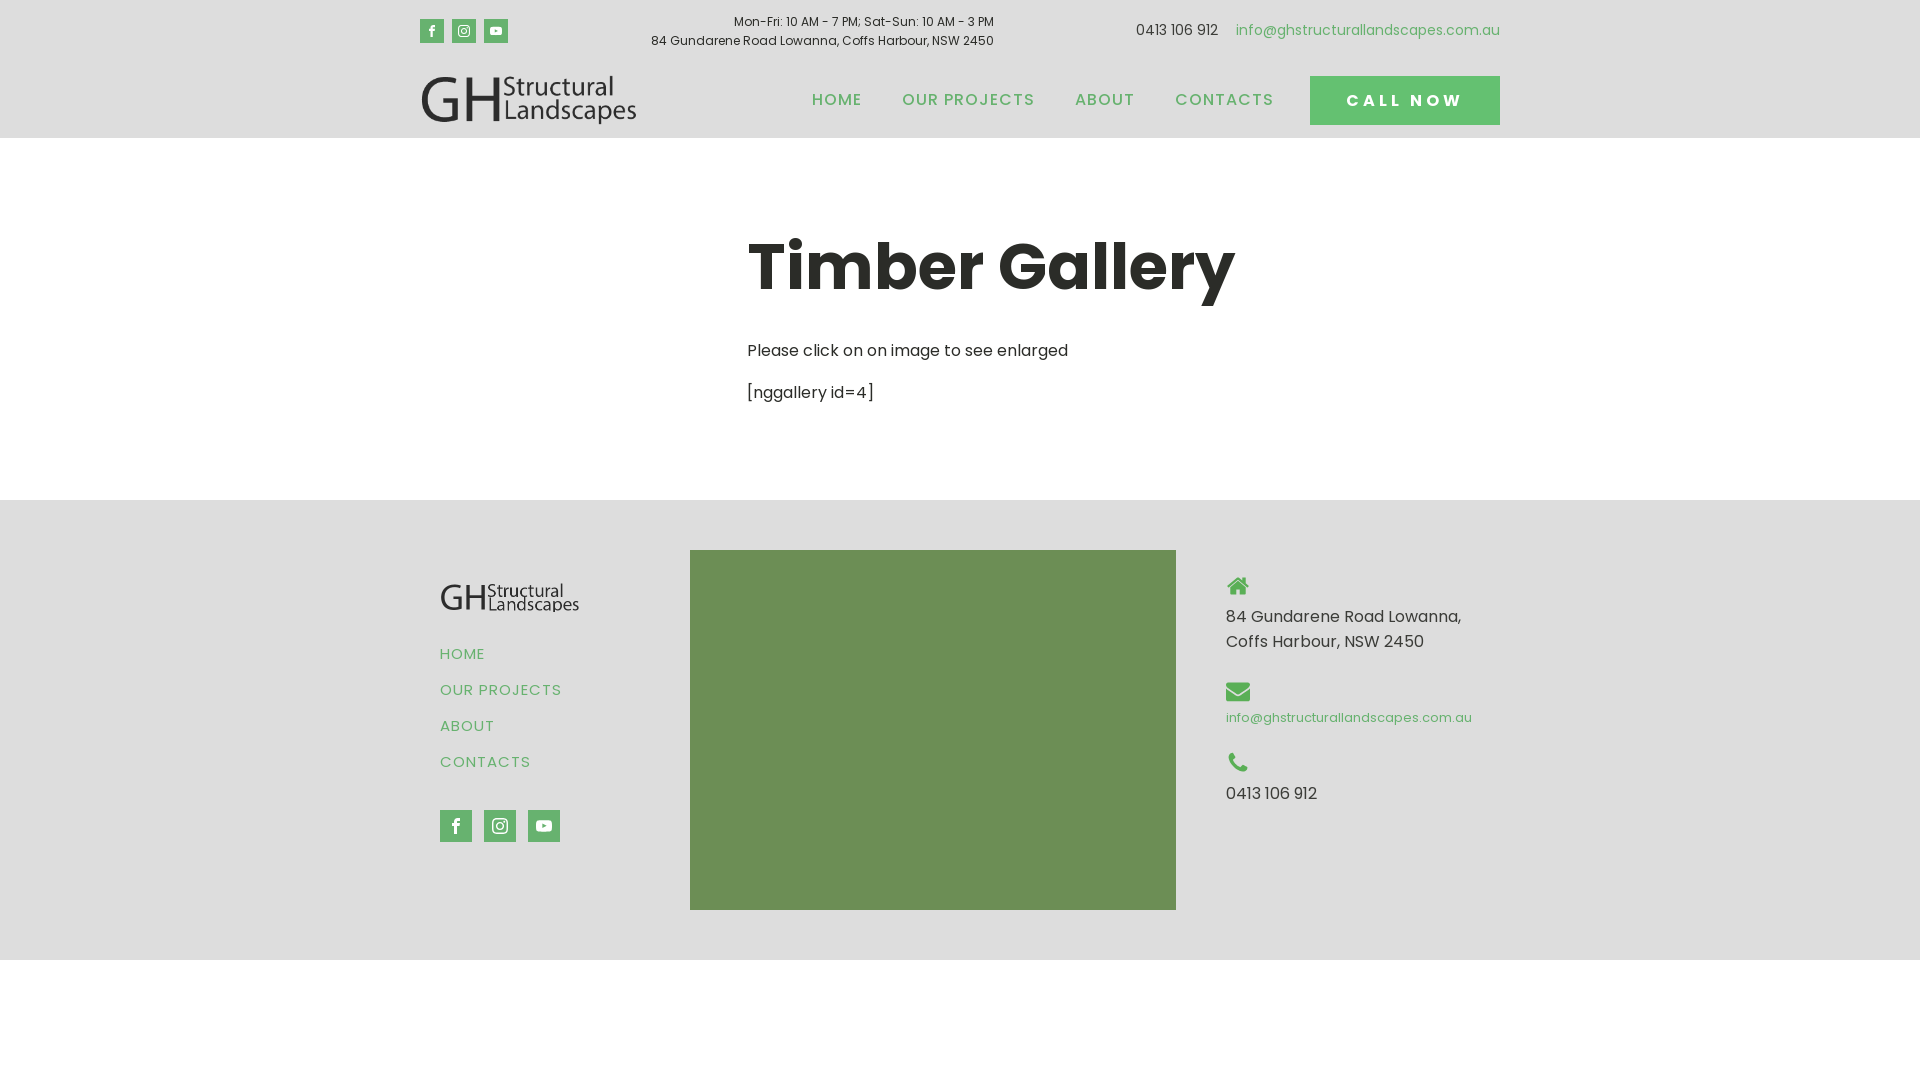 The image size is (1920, 1080). Describe the element at coordinates (1367, 30) in the screenshot. I see `'info@ghstructurallandscapes.com.au'` at that location.